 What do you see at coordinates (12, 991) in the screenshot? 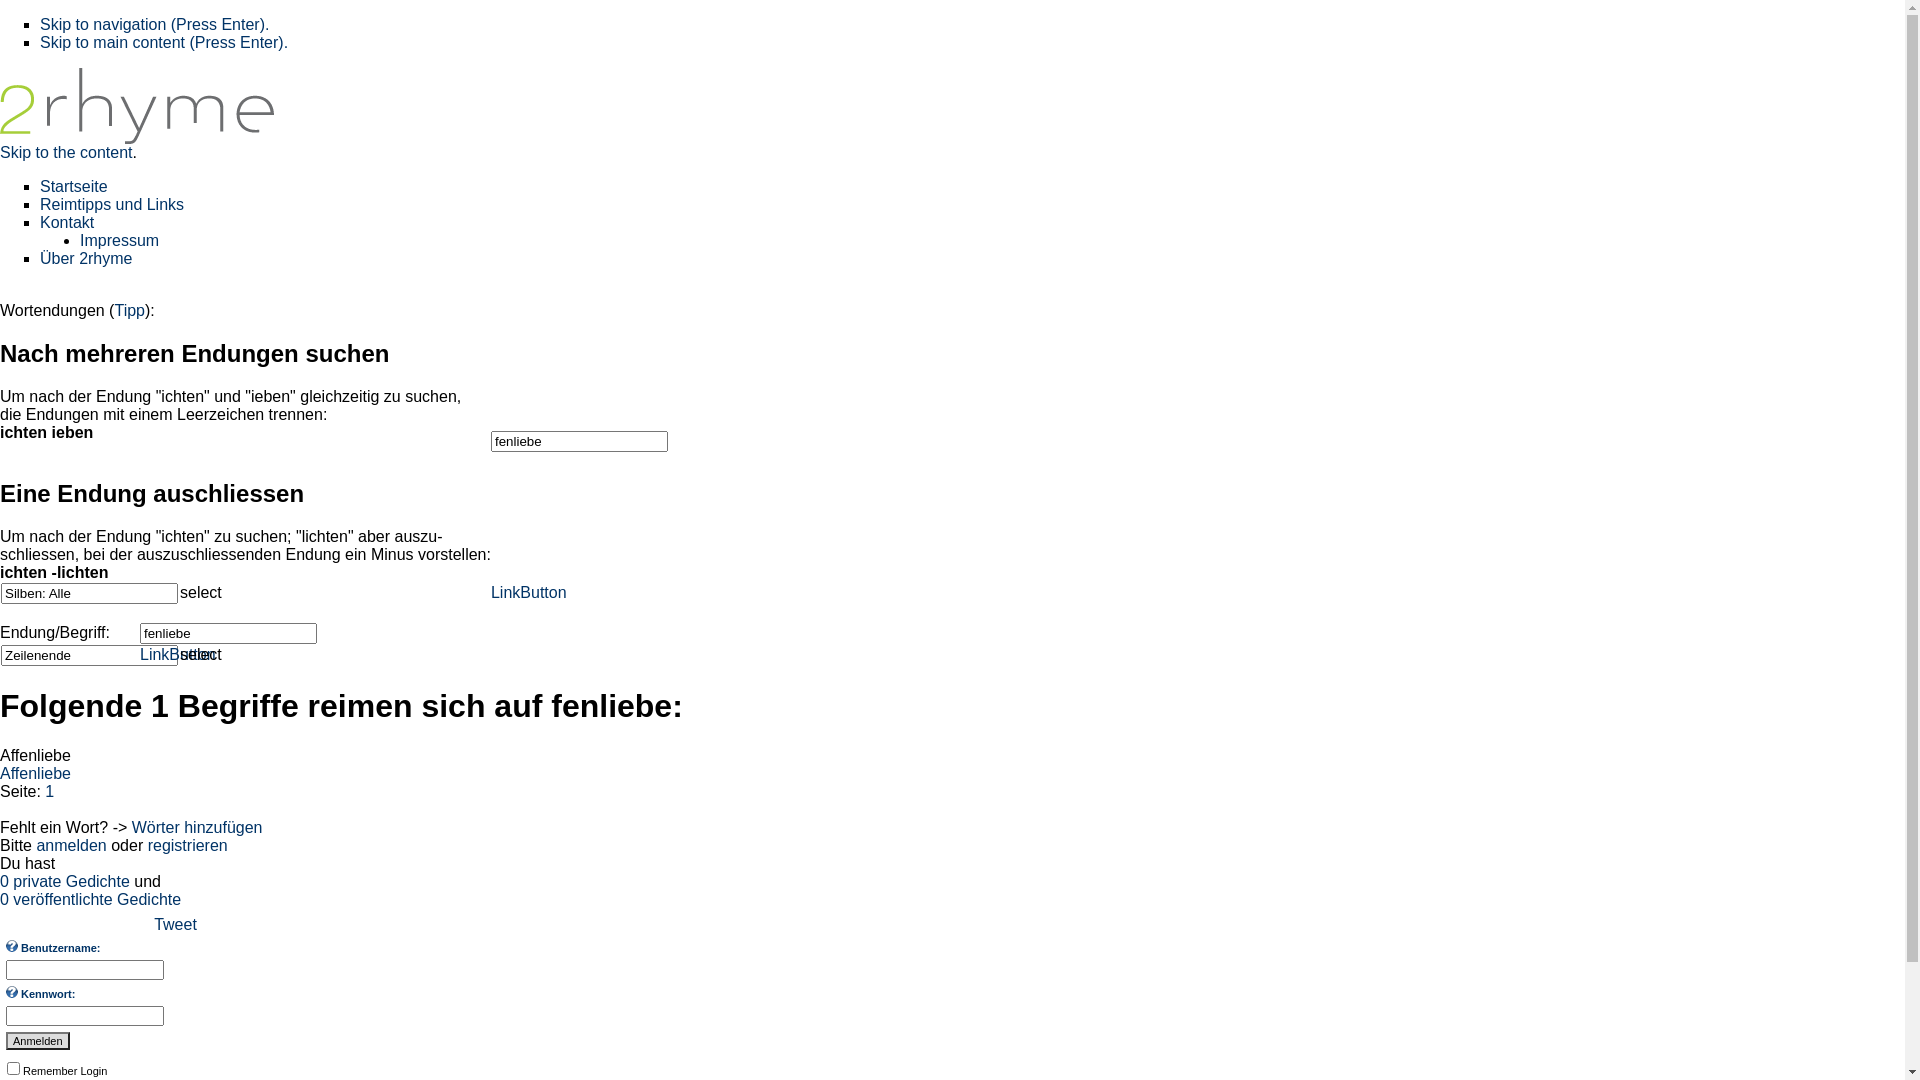
I see `'Geben Sie Ihr Kennwort ein.'` at bounding box center [12, 991].